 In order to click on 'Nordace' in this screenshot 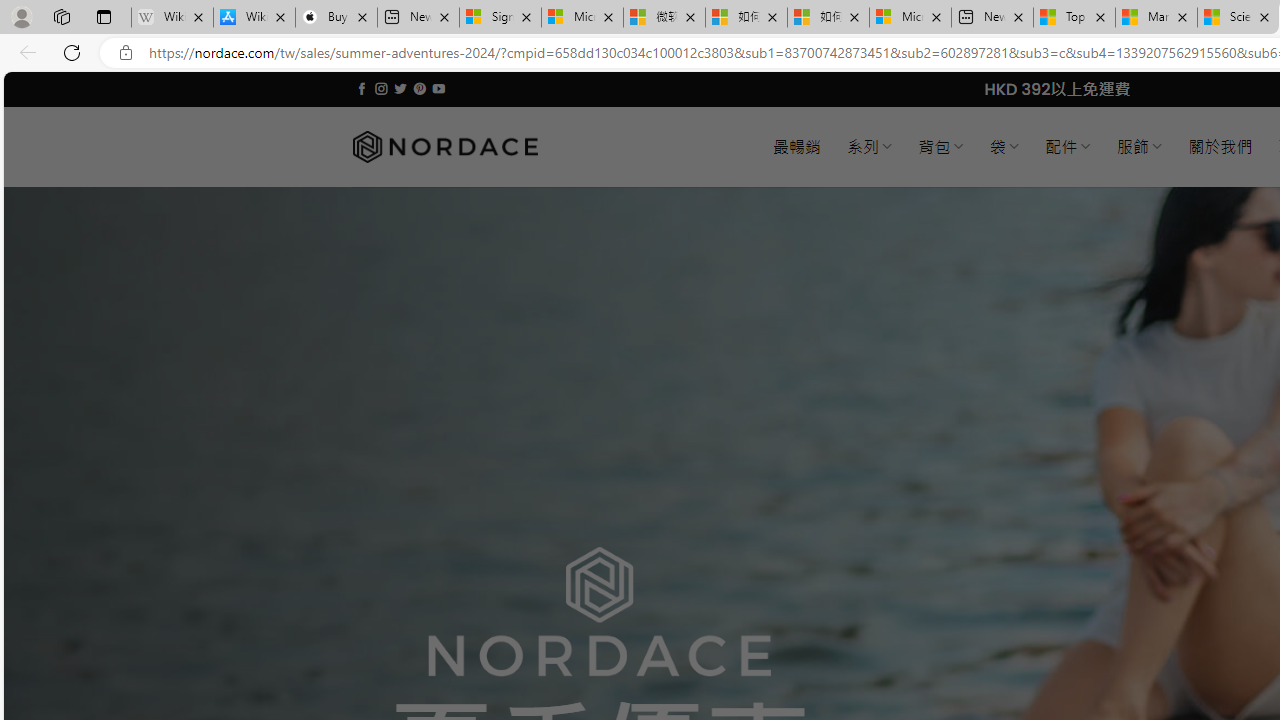, I will do `click(443, 146)`.